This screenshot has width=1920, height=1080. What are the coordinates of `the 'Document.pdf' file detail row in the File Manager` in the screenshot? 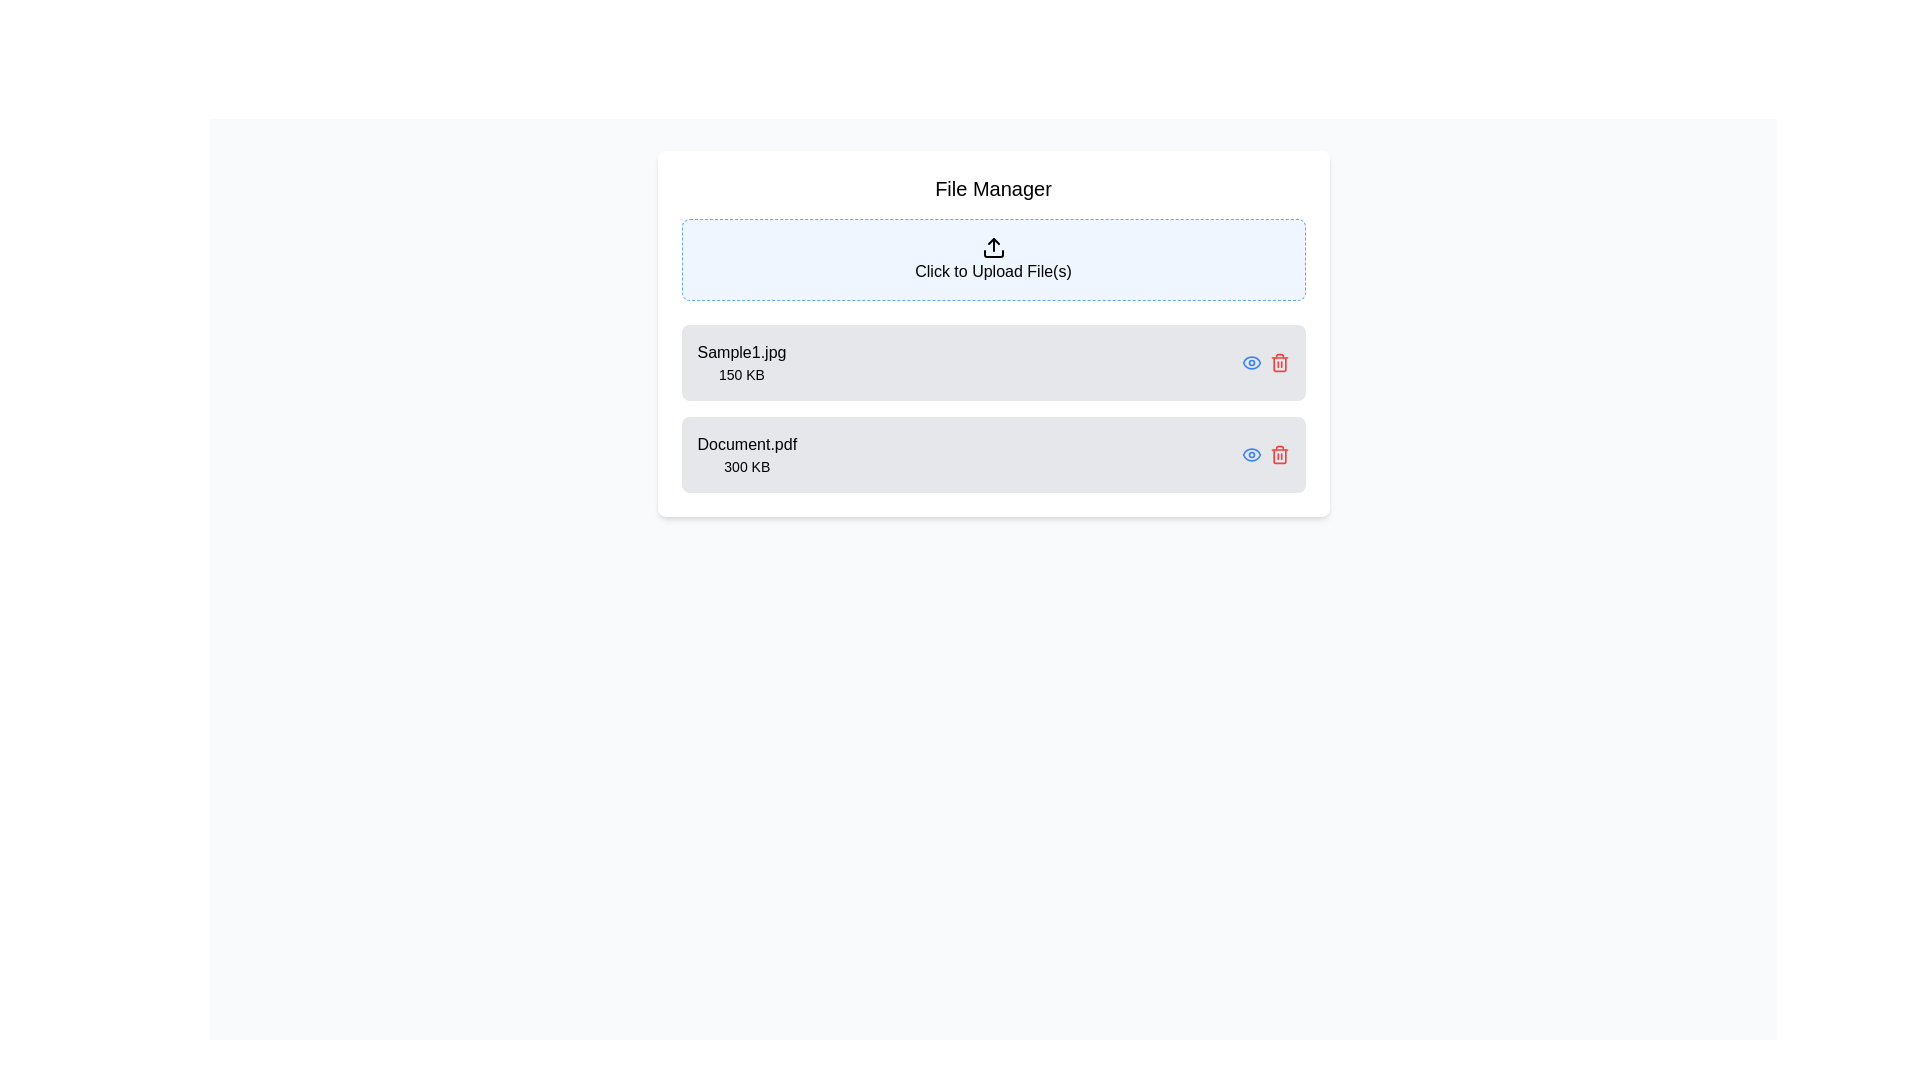 It's located at (993, 455).